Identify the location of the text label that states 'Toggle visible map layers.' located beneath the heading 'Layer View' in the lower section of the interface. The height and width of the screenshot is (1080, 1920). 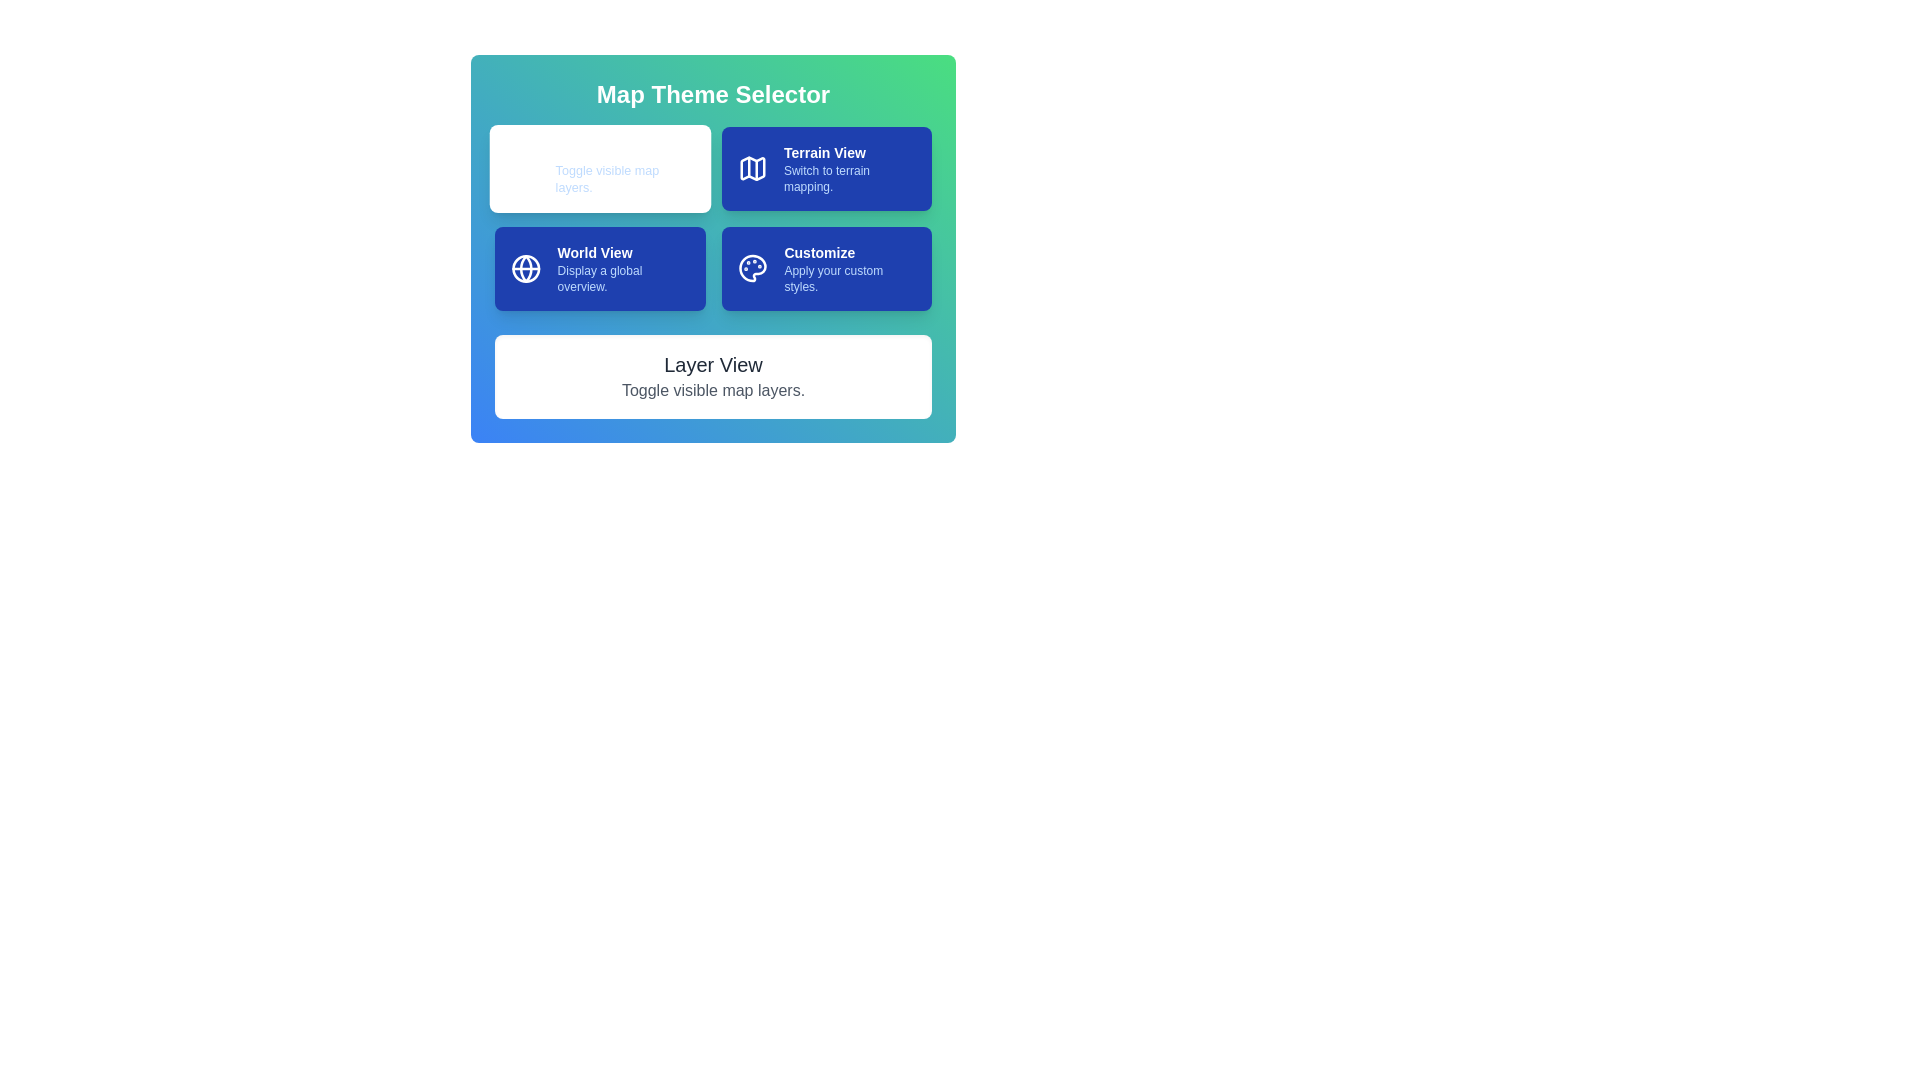
(713, 390).